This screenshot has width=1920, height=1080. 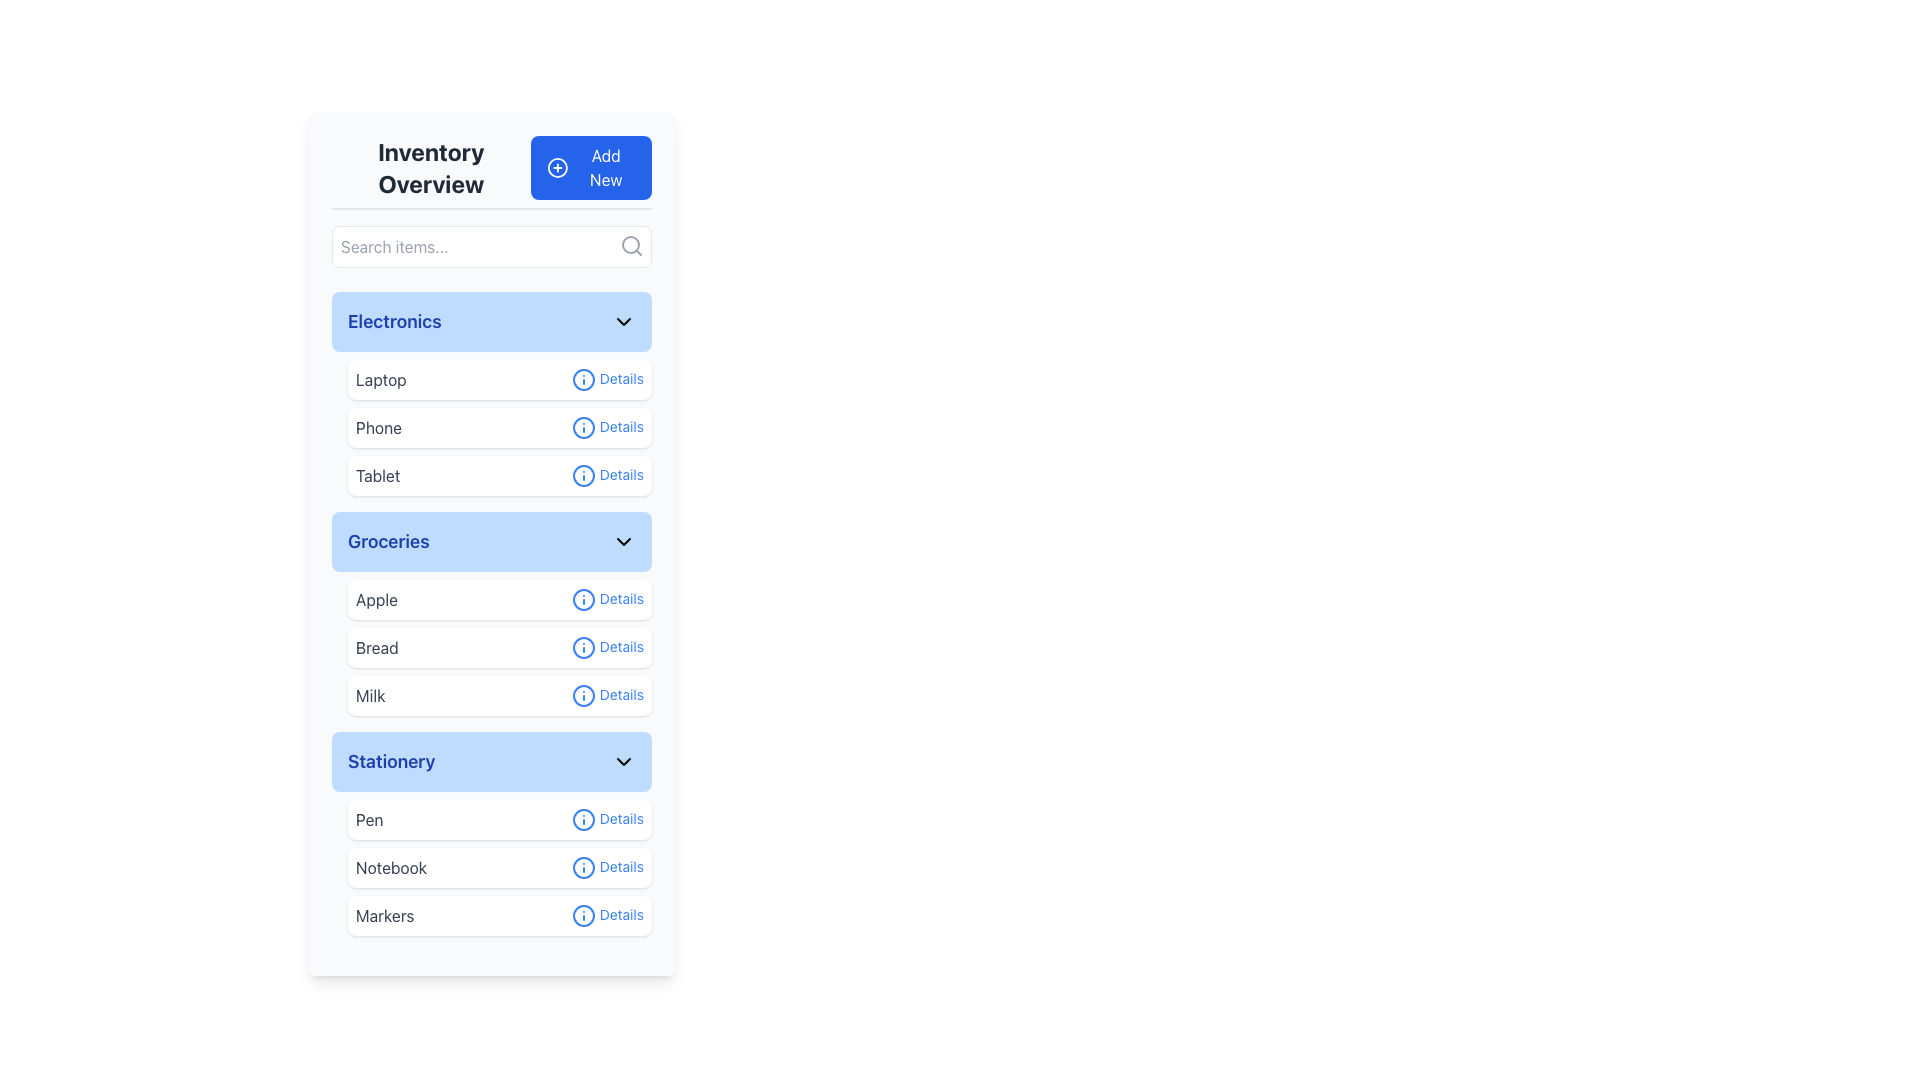 I want to click on the 'Groceries' section title located in the left column, positioned under 'Electronics' and above 'Stationery', so click(x=388, y=542).